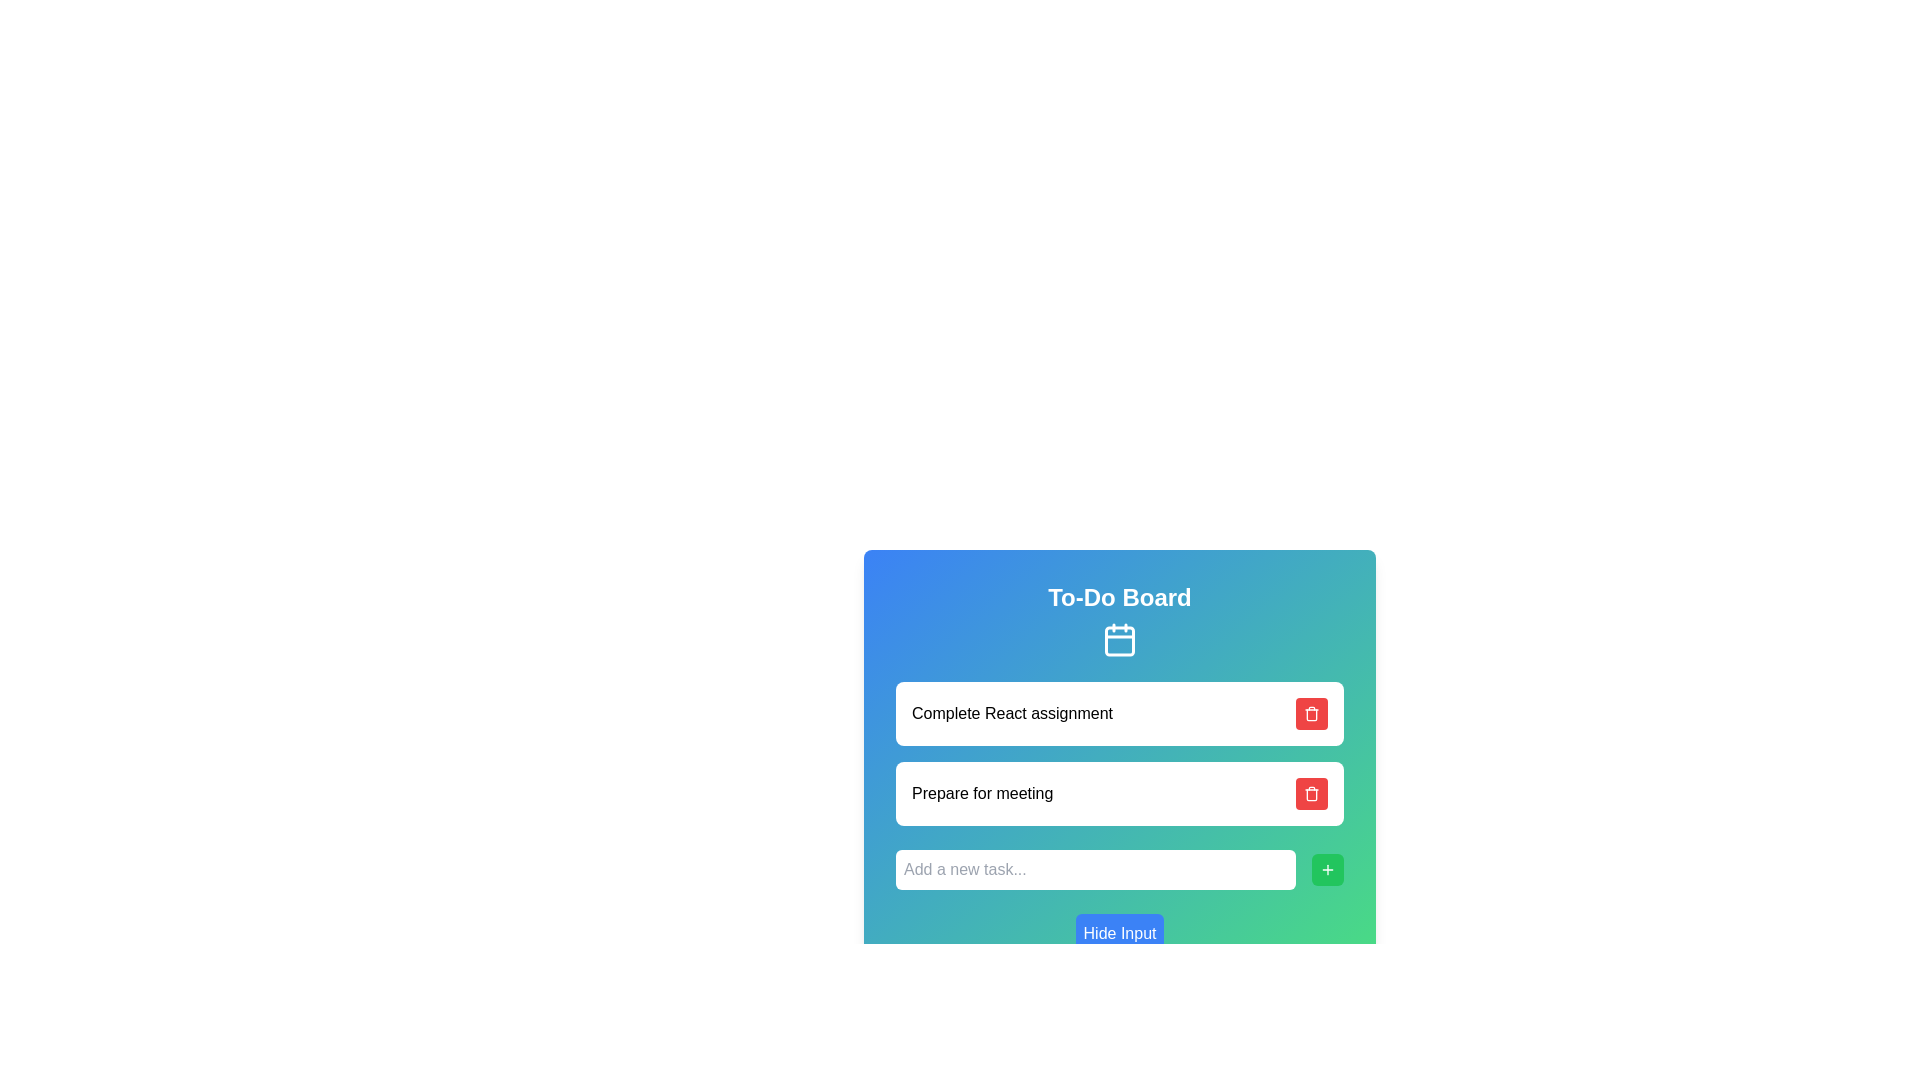 The width and height of the screenshot is (1920, 1080). What do you see at coordinates (1118, 640) in the screenshot?
I see `the graphical component (rectangle) that serves as a visual placeholder within the calendar icon, located at the center of the interface under the 'To-Do Board' title` at bounding box center [1118, 640].